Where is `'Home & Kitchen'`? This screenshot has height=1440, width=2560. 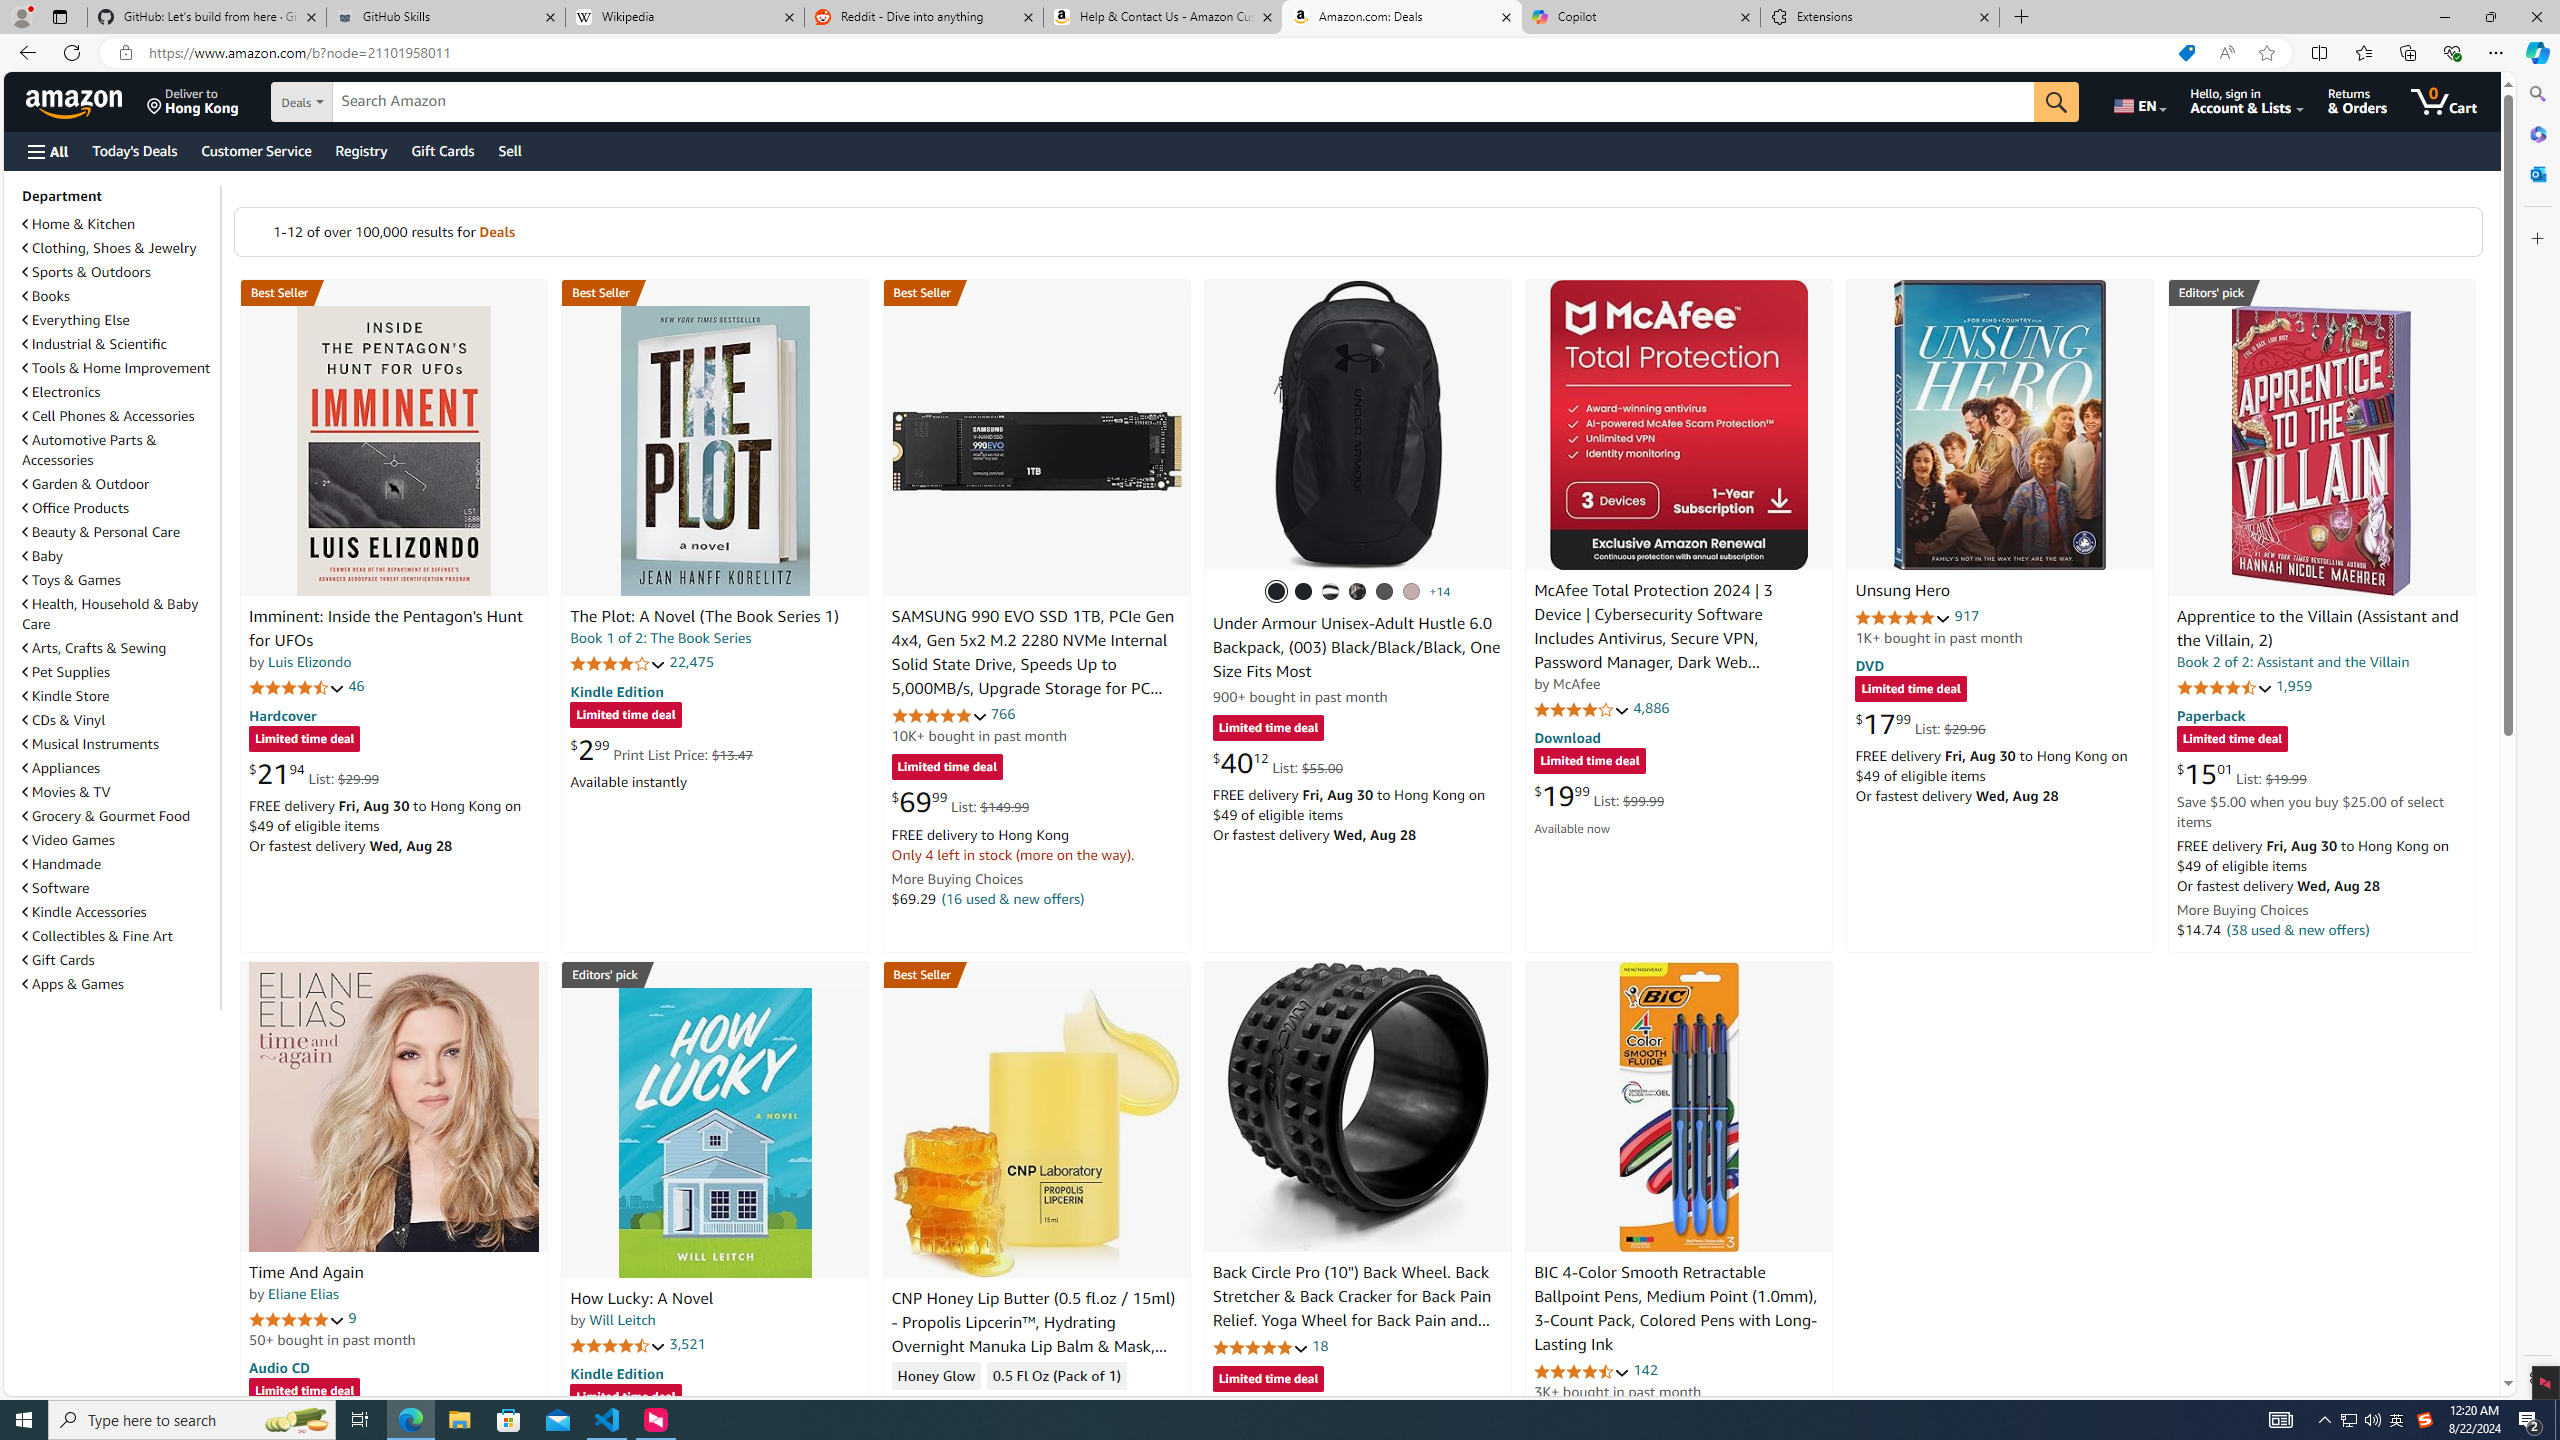
'Home & Kitchen' is located at coordinates (78, 222).